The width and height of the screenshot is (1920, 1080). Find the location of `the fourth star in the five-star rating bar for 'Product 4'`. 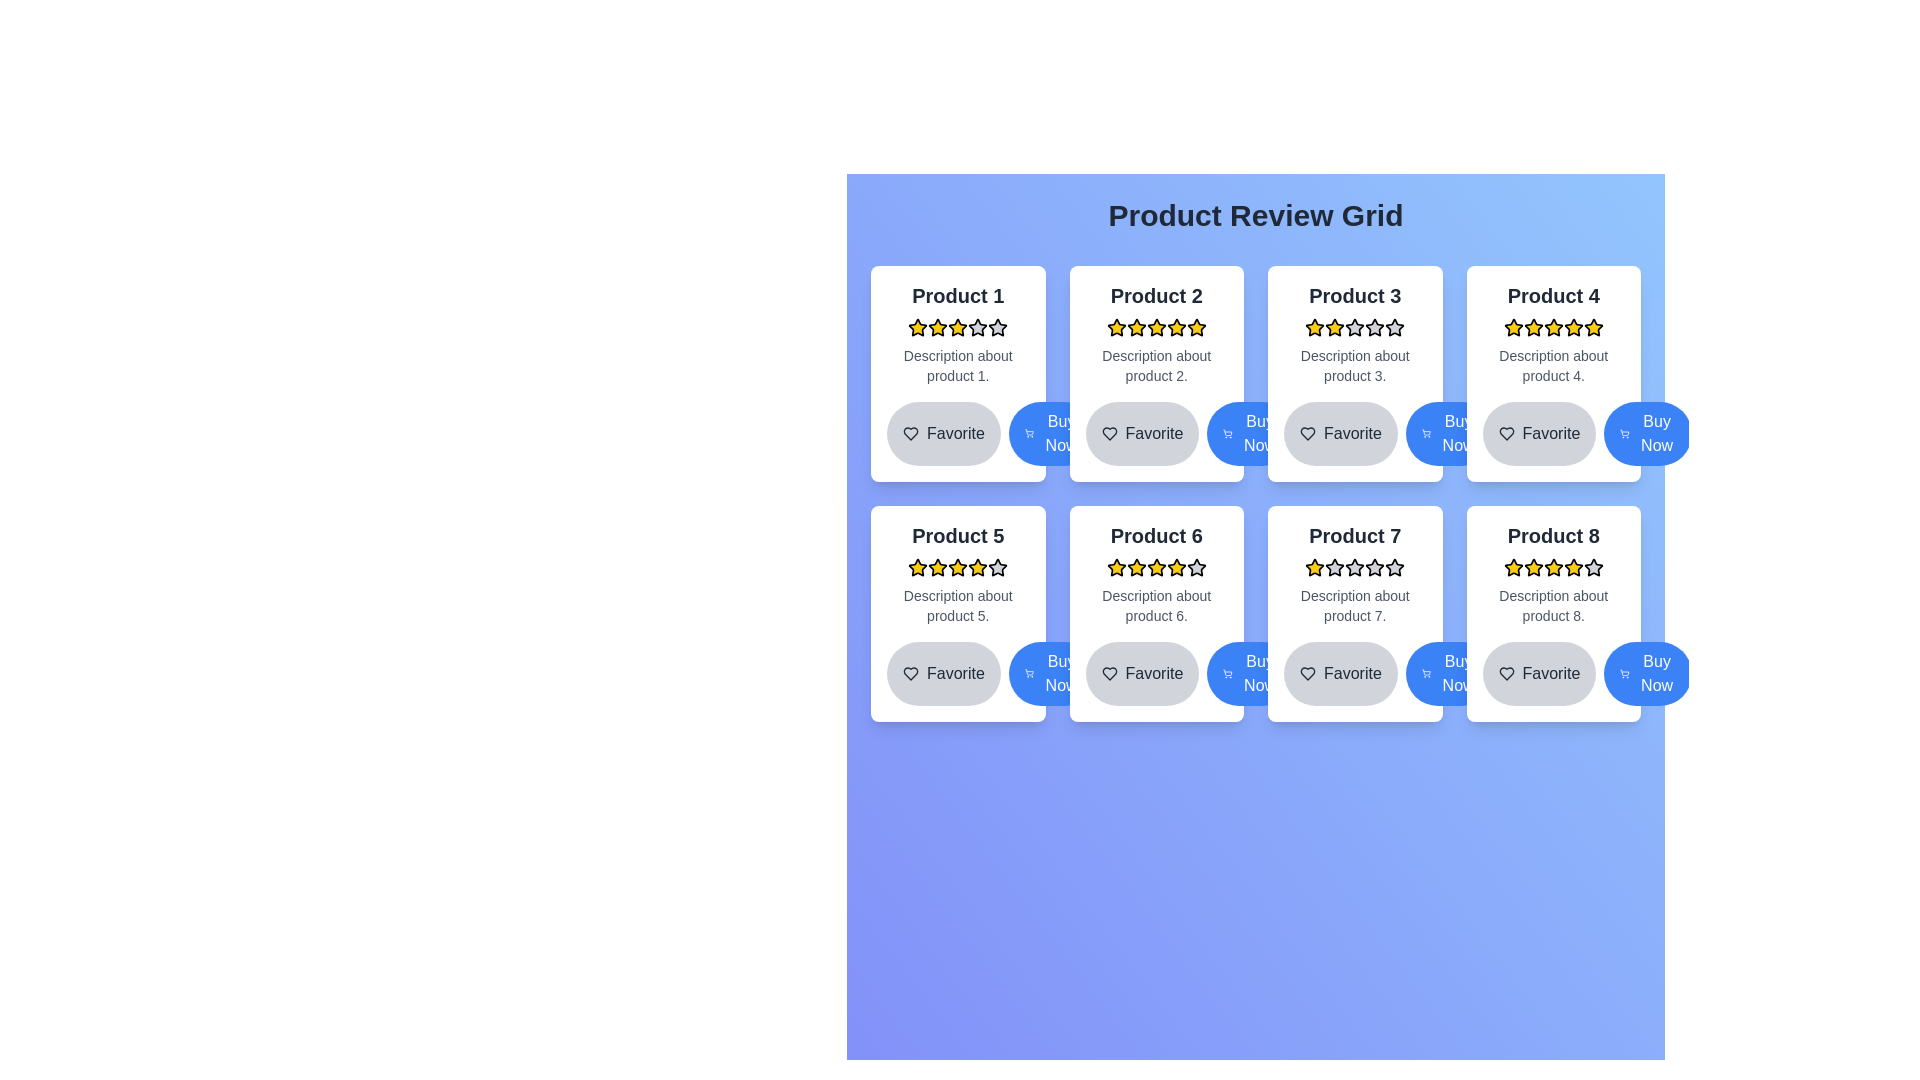

the fourth star in the five-star rating bar for 'Product 4' is located at coordinates (1532, 326).